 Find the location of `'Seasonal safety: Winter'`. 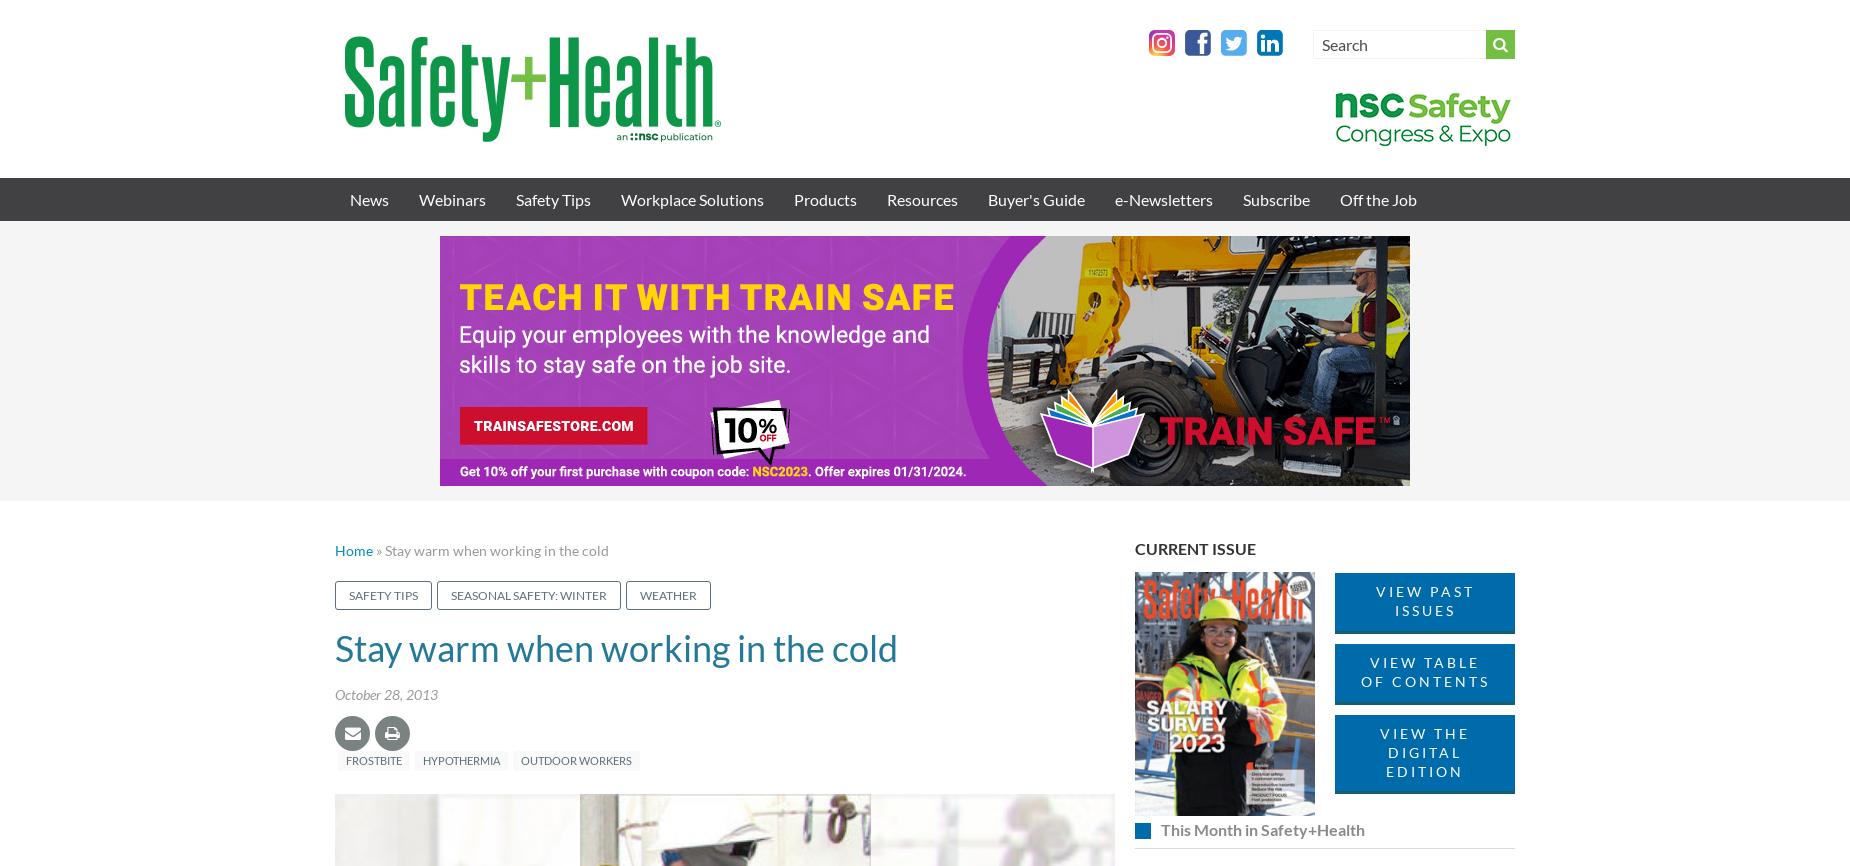

'Seasonal safety: Winter' is located at coordinates (528, 595).